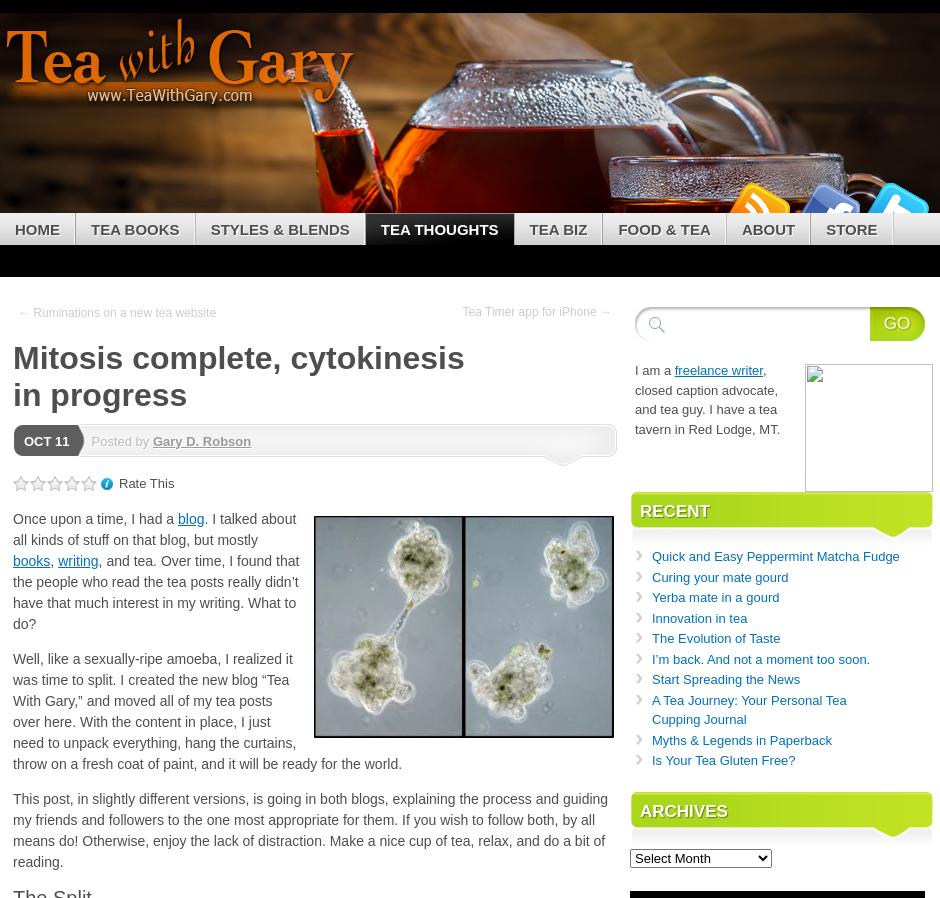 This screenshot has height=898, width=940. What do you see at coordinates (52, 558) in the screenshot?
I see `','` at bounding box center [52, 558].